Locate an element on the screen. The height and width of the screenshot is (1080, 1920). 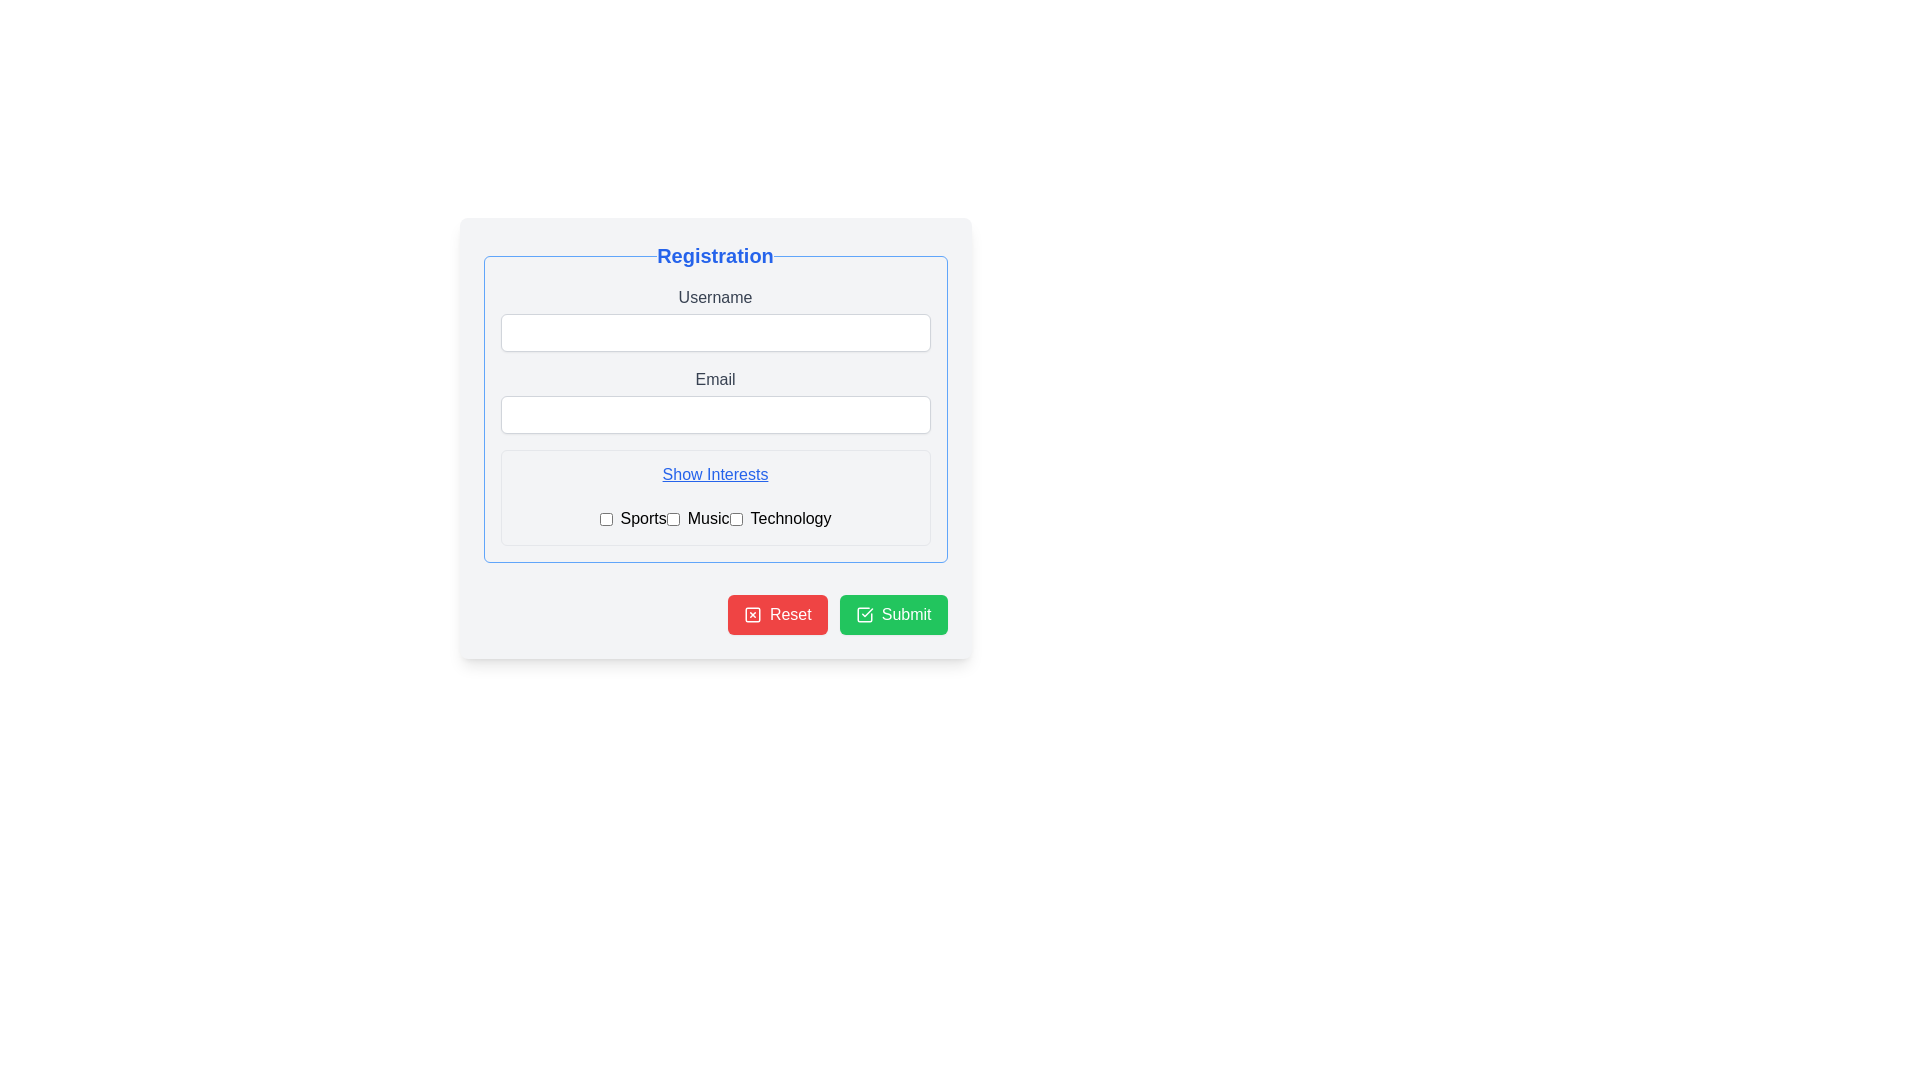
the 'Technology' checkbox is located at coordinates (734, 518).